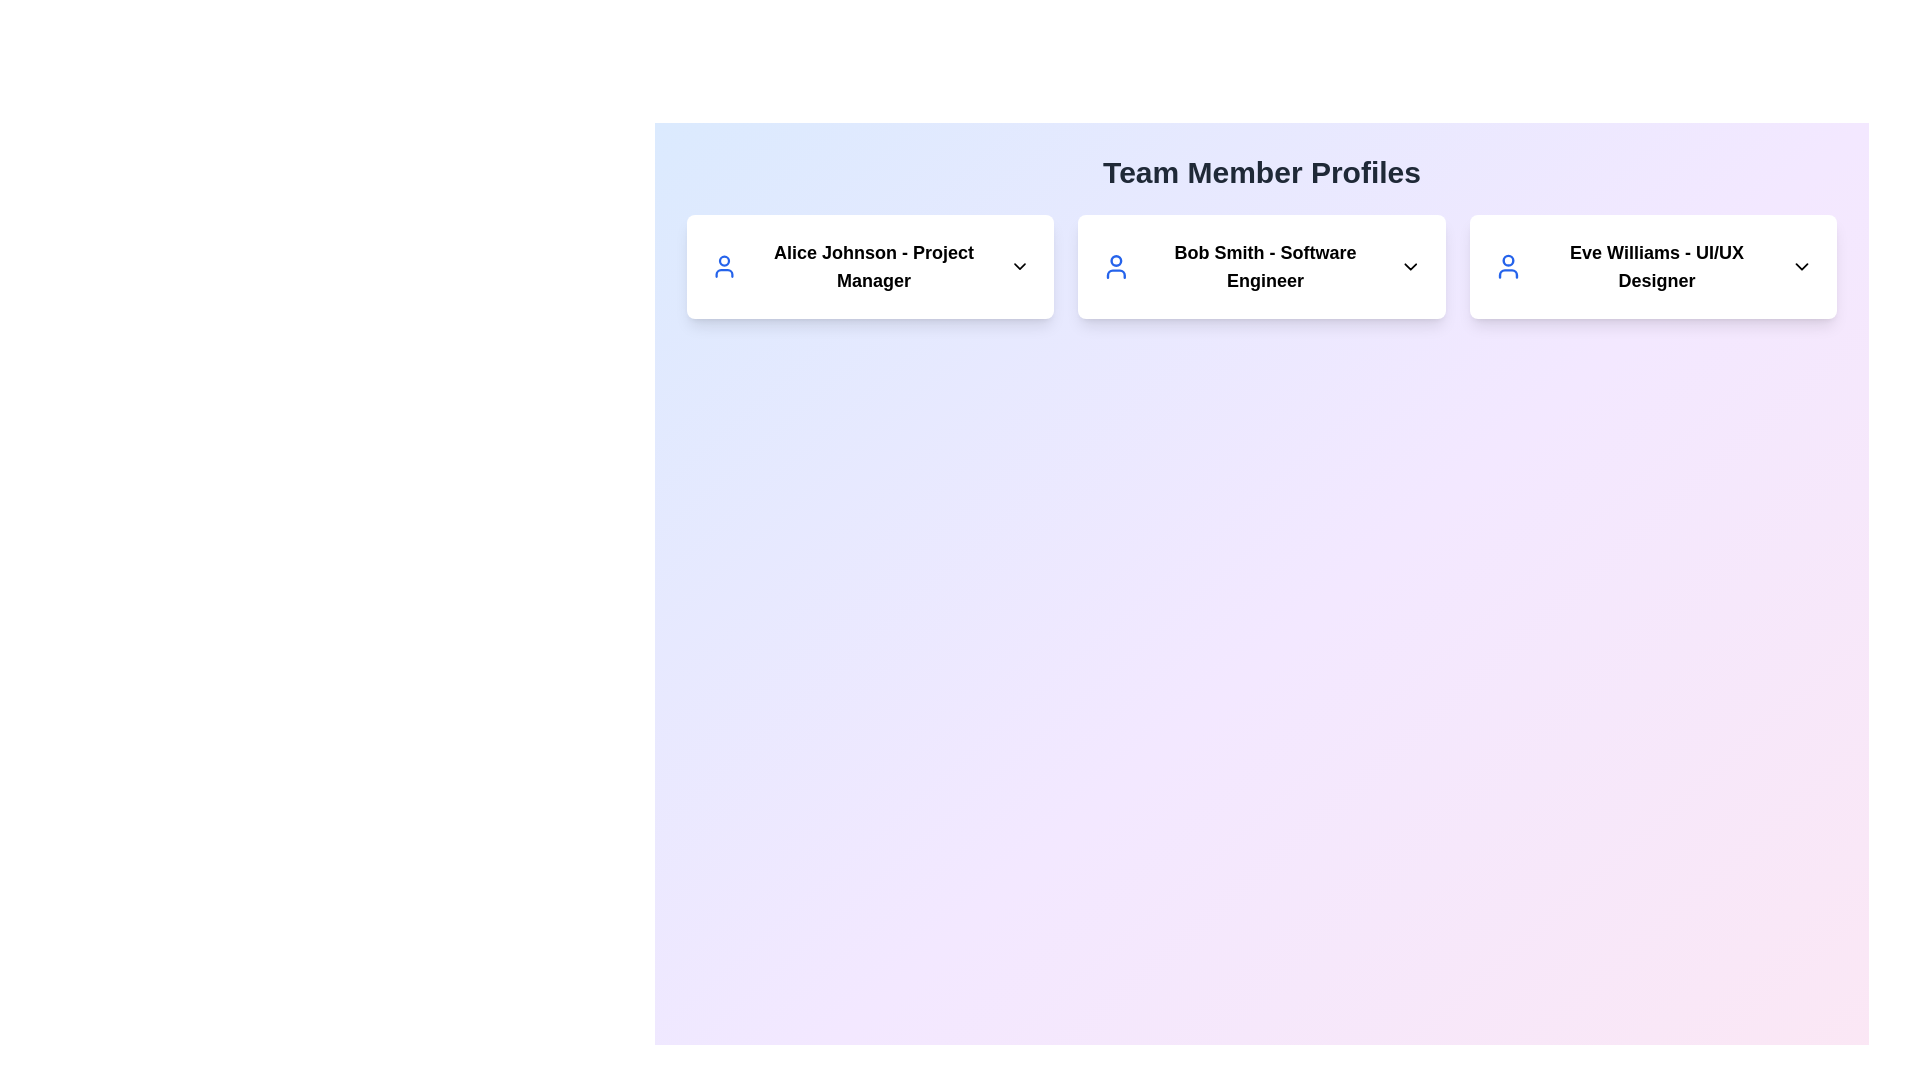  Describe the element at coordinates (1261, 265) in the screenshot. I see `the Profile card for team member Bob Smith, which is the second card in a horizontally arranged grid of team member profiles, positioned between Alice Johnson and Eve Williams` at that location.